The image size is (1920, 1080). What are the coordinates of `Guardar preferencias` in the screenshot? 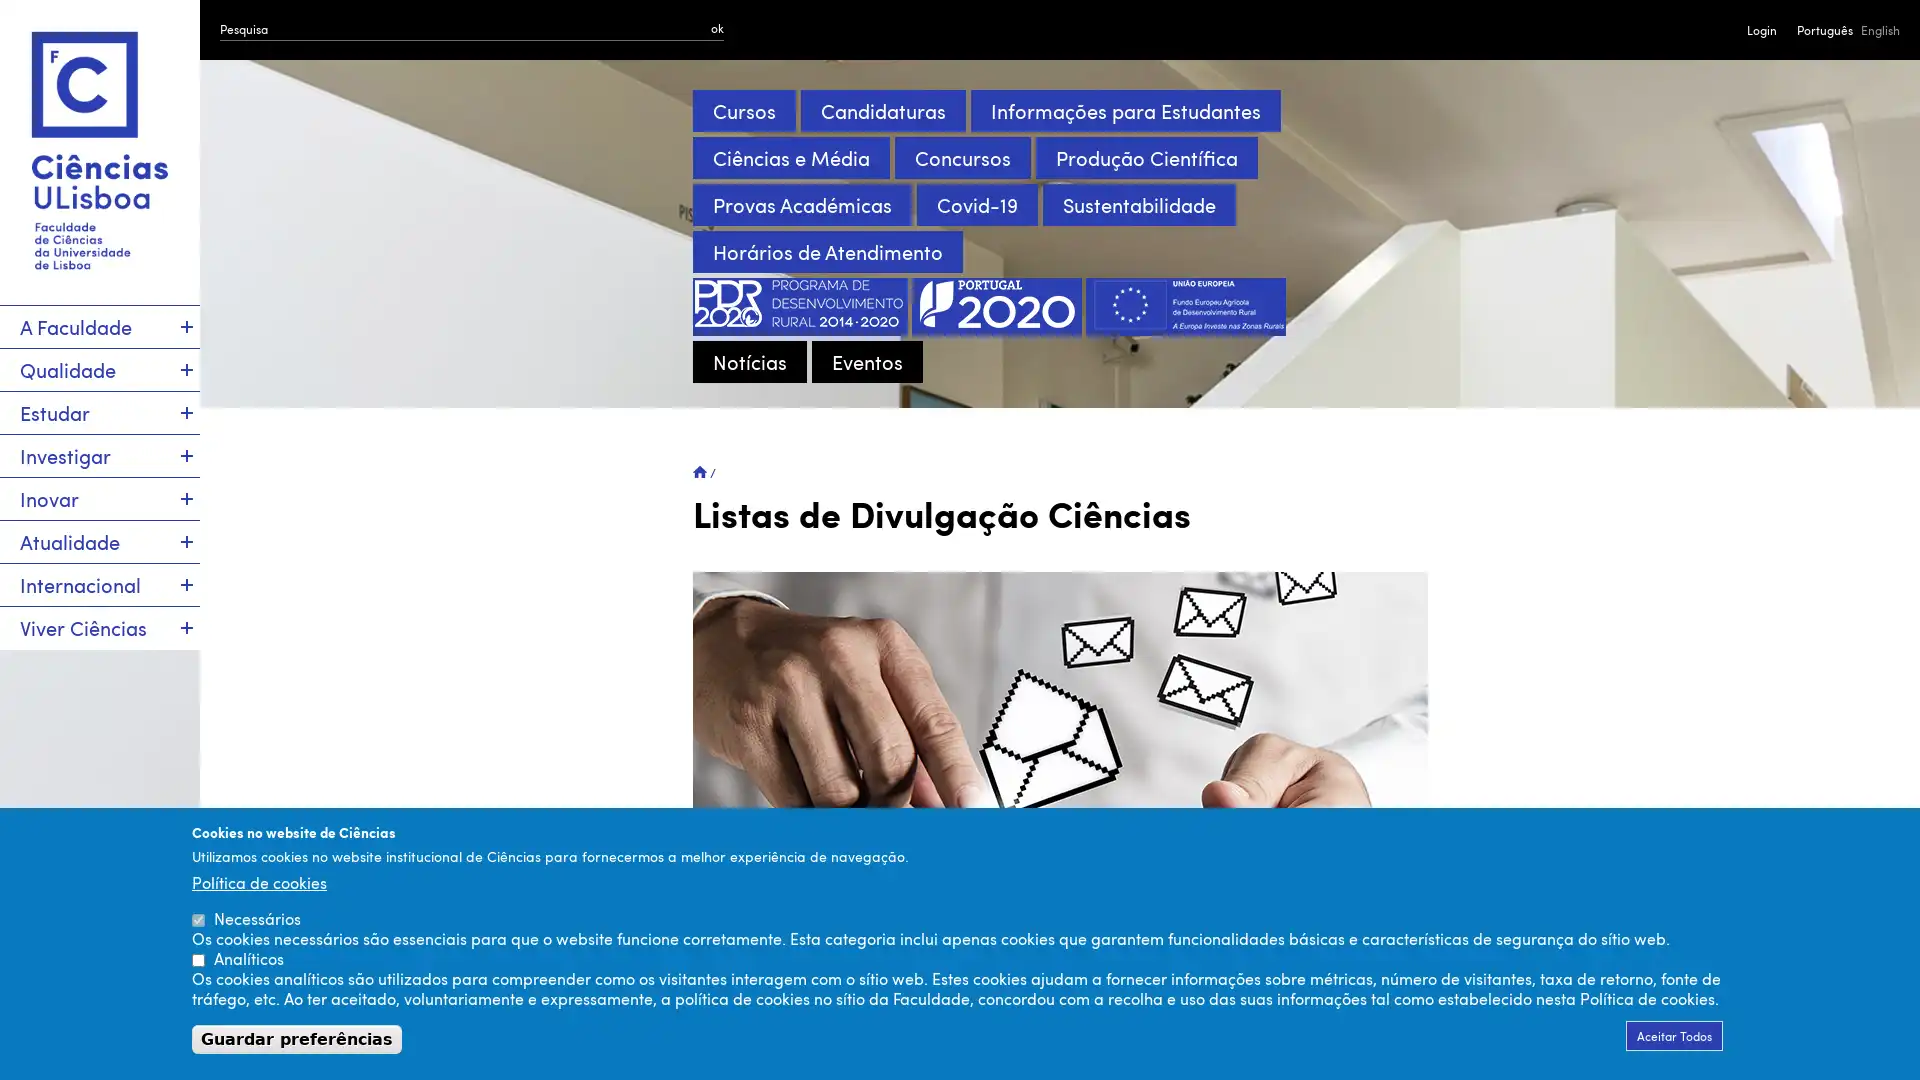 It's located at (296, 1038).